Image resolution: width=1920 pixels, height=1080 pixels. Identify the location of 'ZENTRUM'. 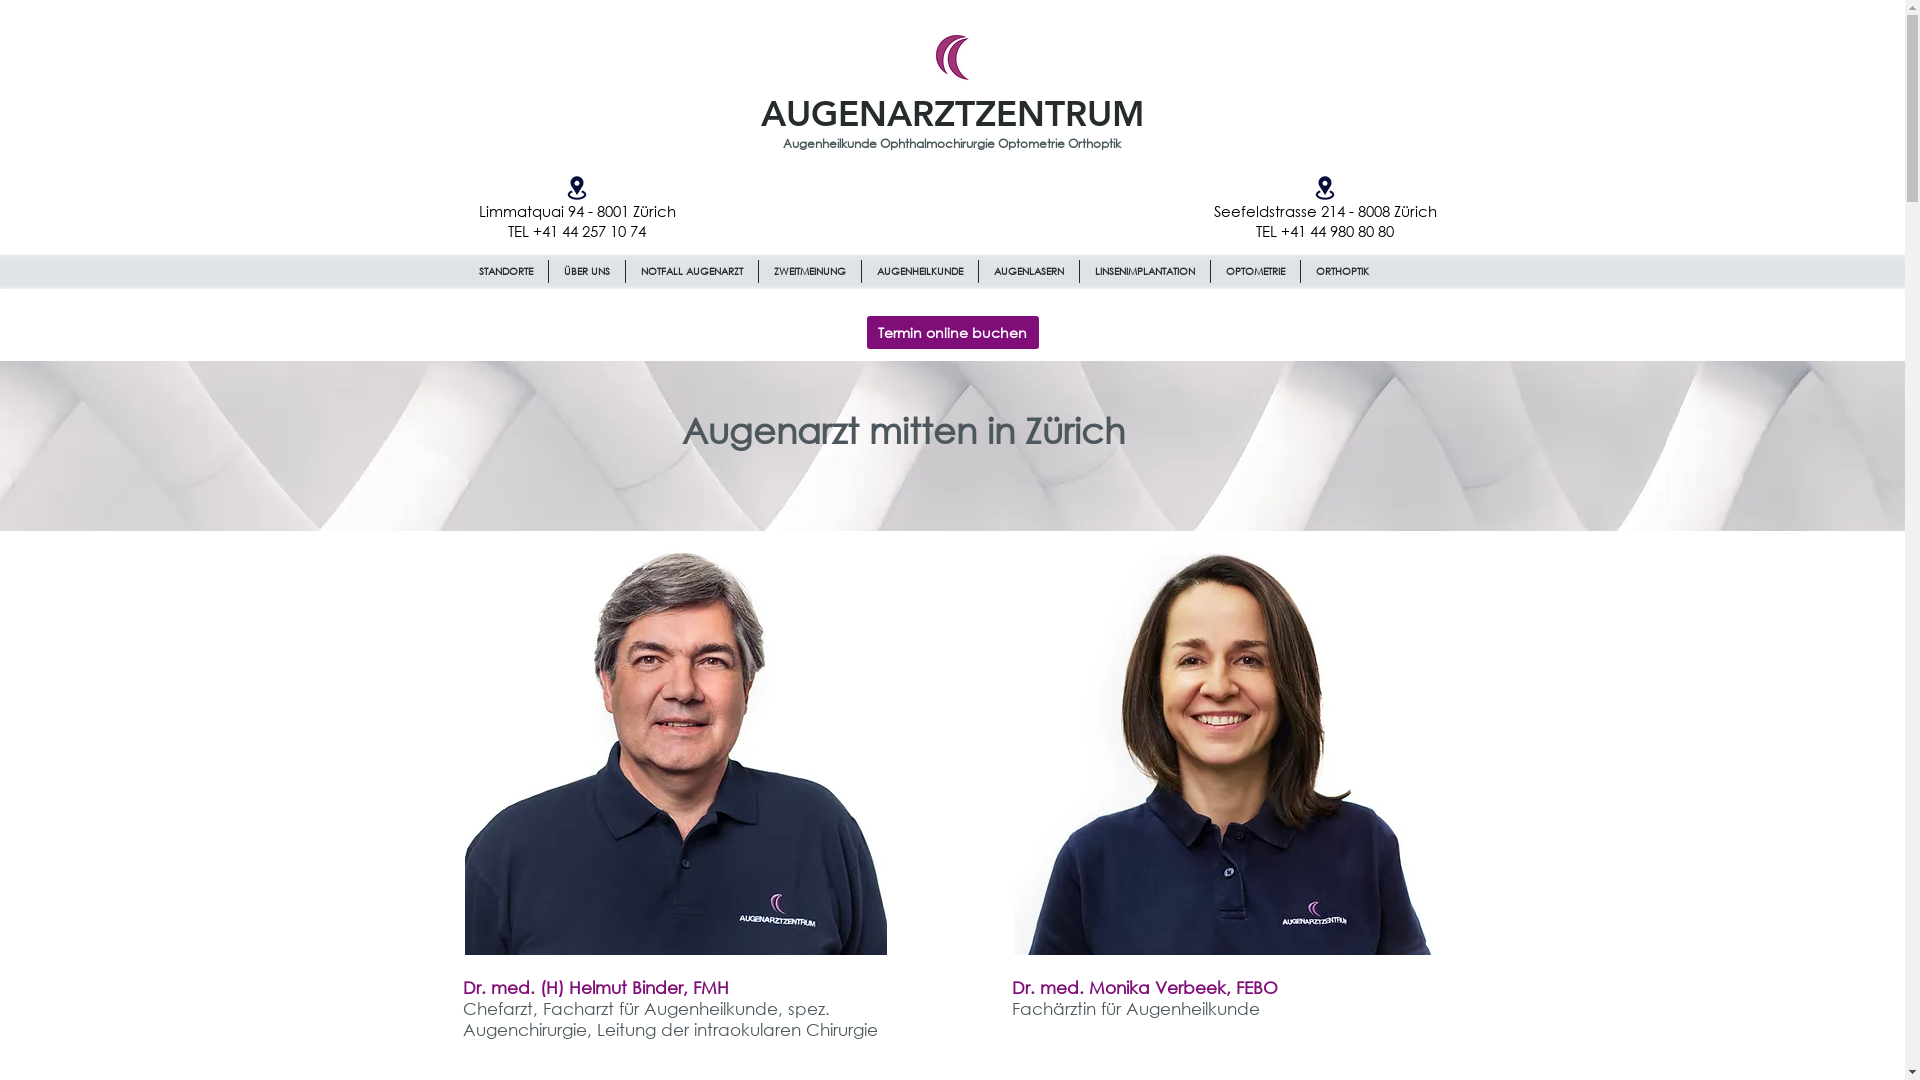
(1057, 113).